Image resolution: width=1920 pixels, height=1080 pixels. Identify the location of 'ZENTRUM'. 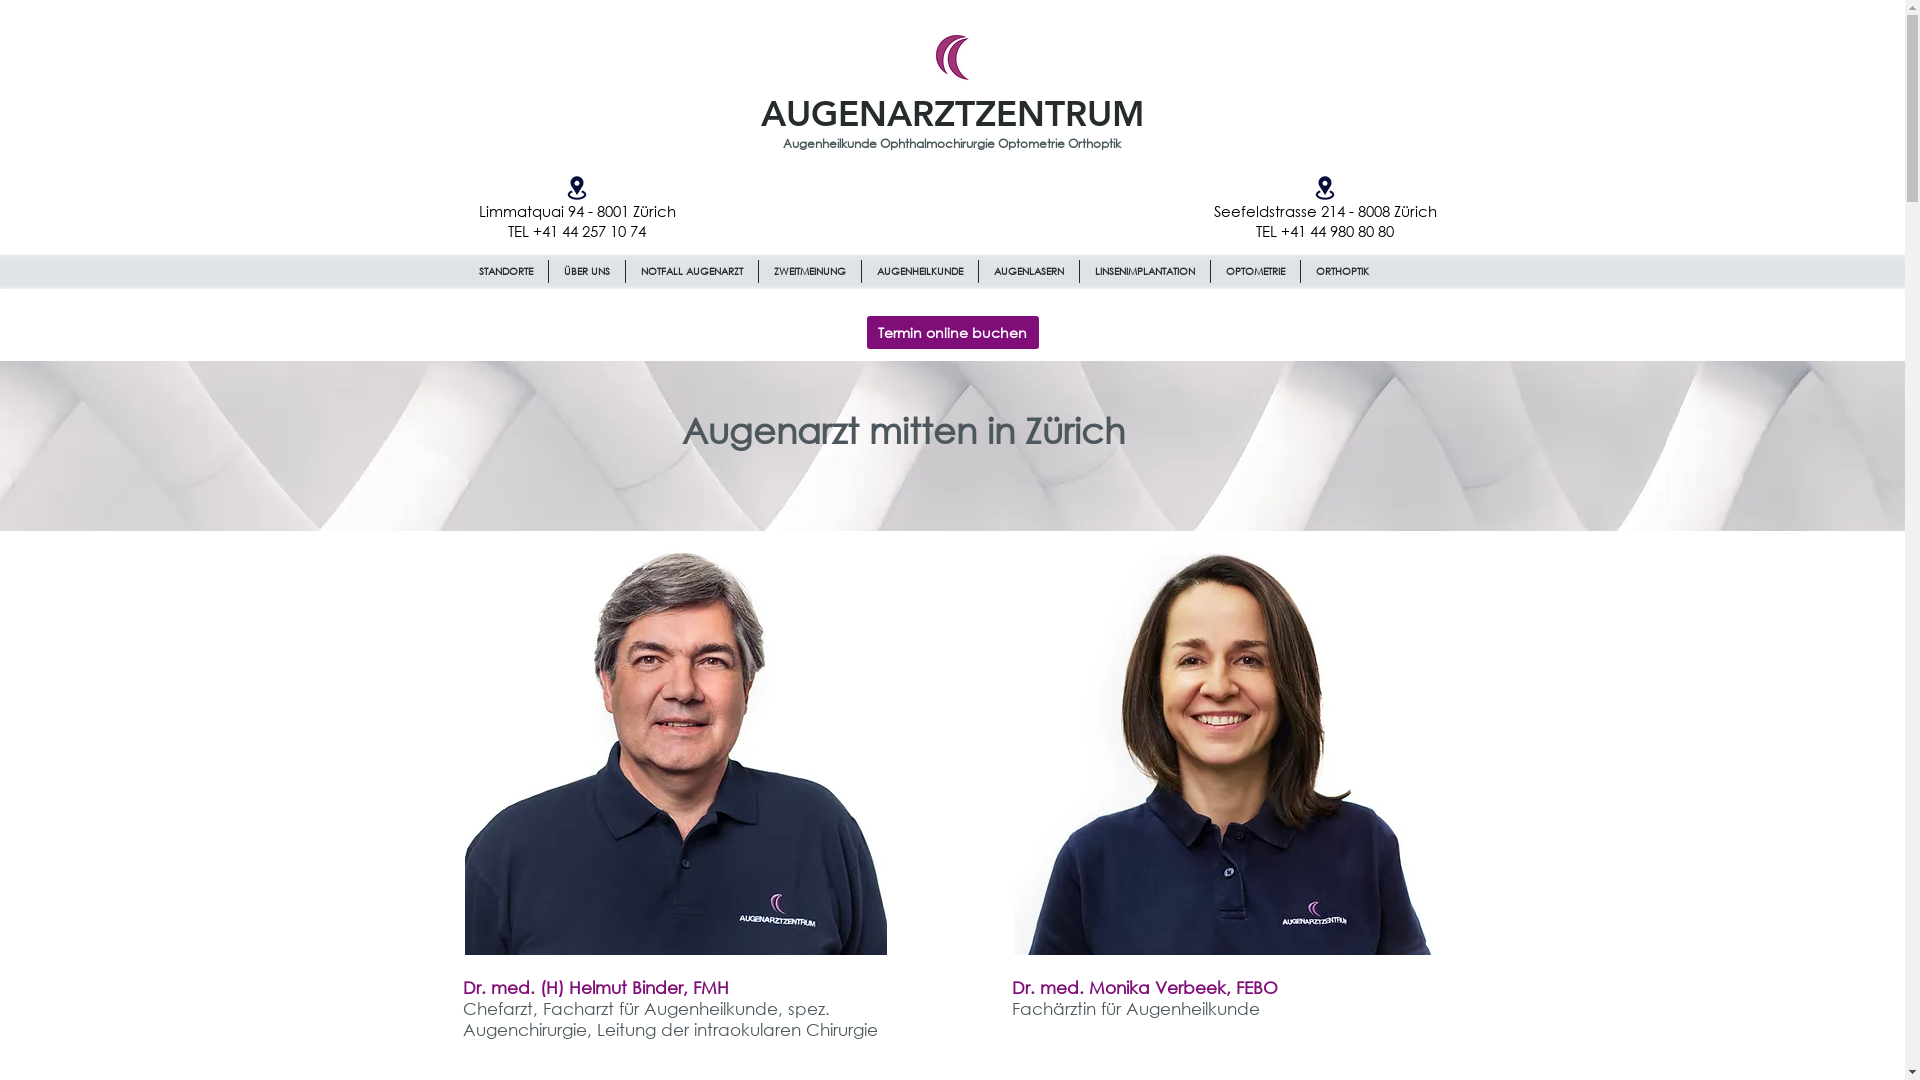
(1057, 113).